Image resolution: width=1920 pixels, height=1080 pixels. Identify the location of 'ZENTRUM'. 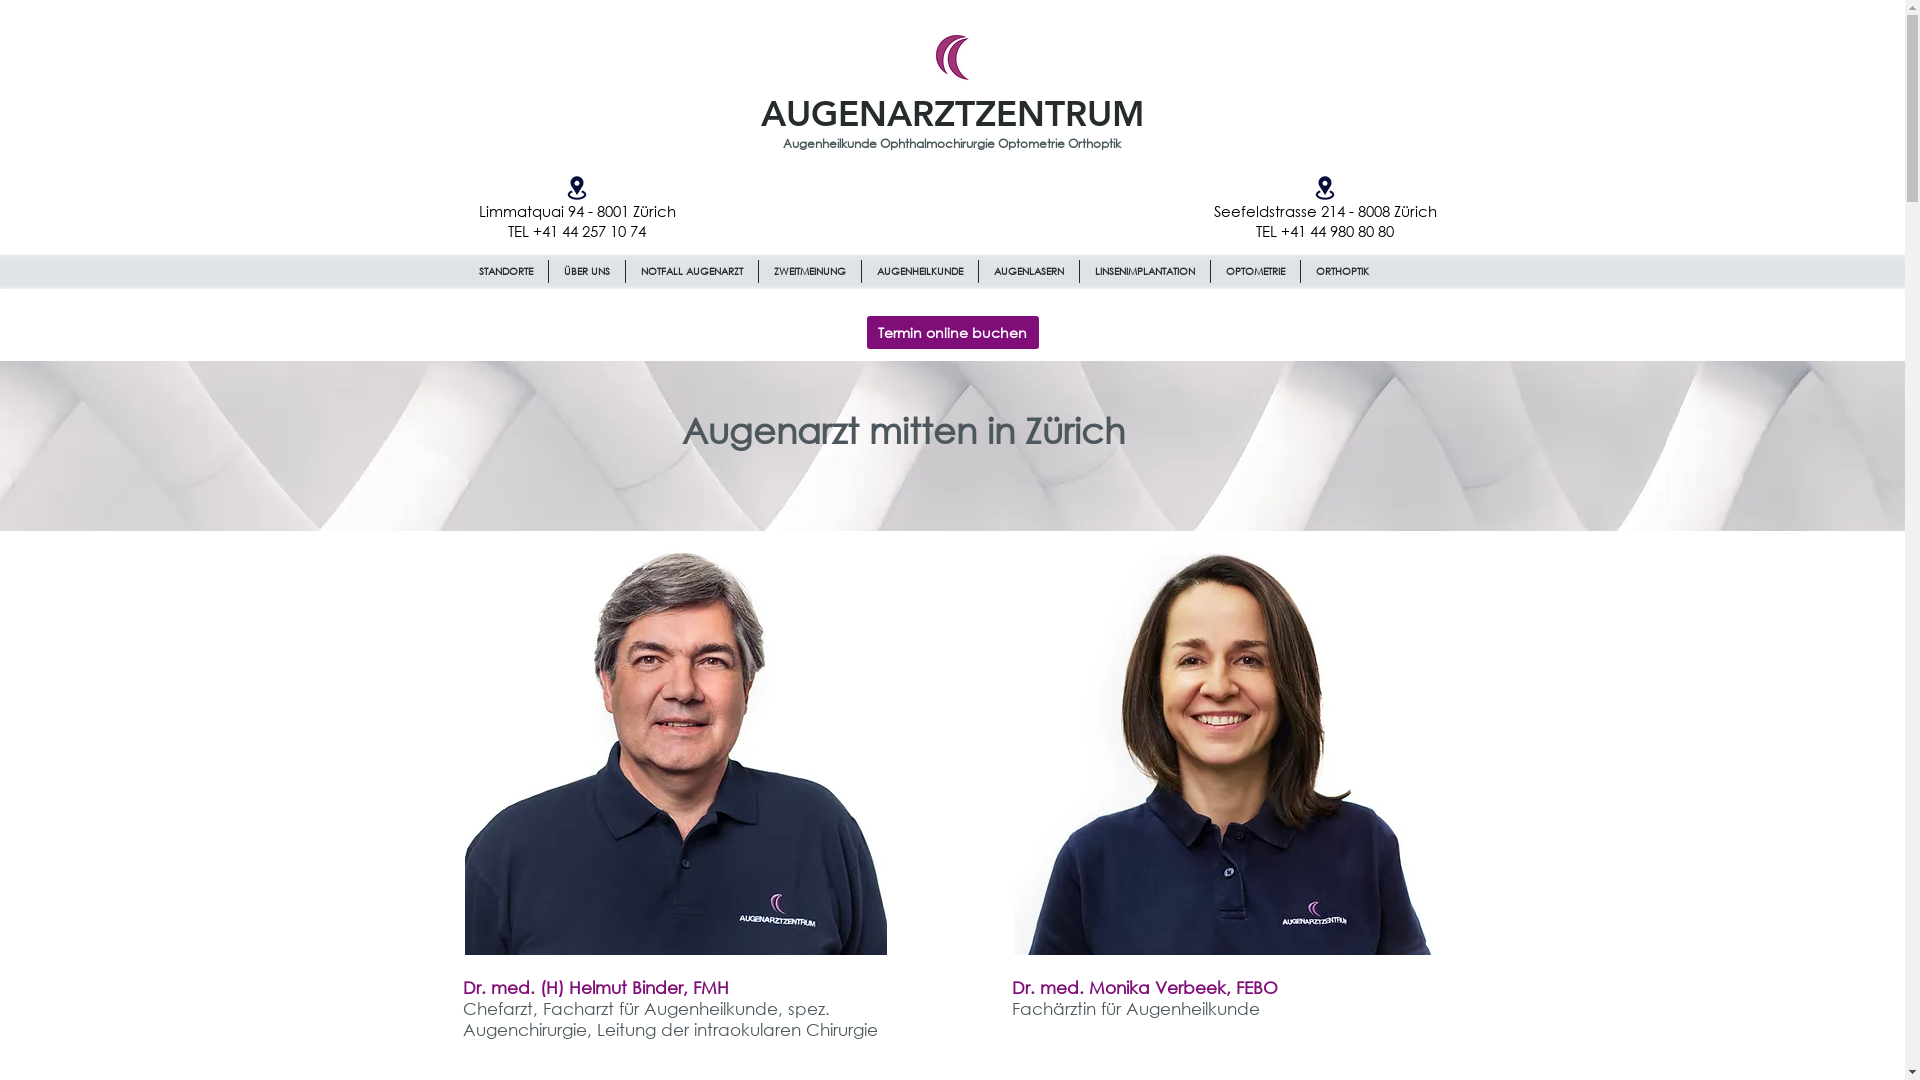
(1057, 113).